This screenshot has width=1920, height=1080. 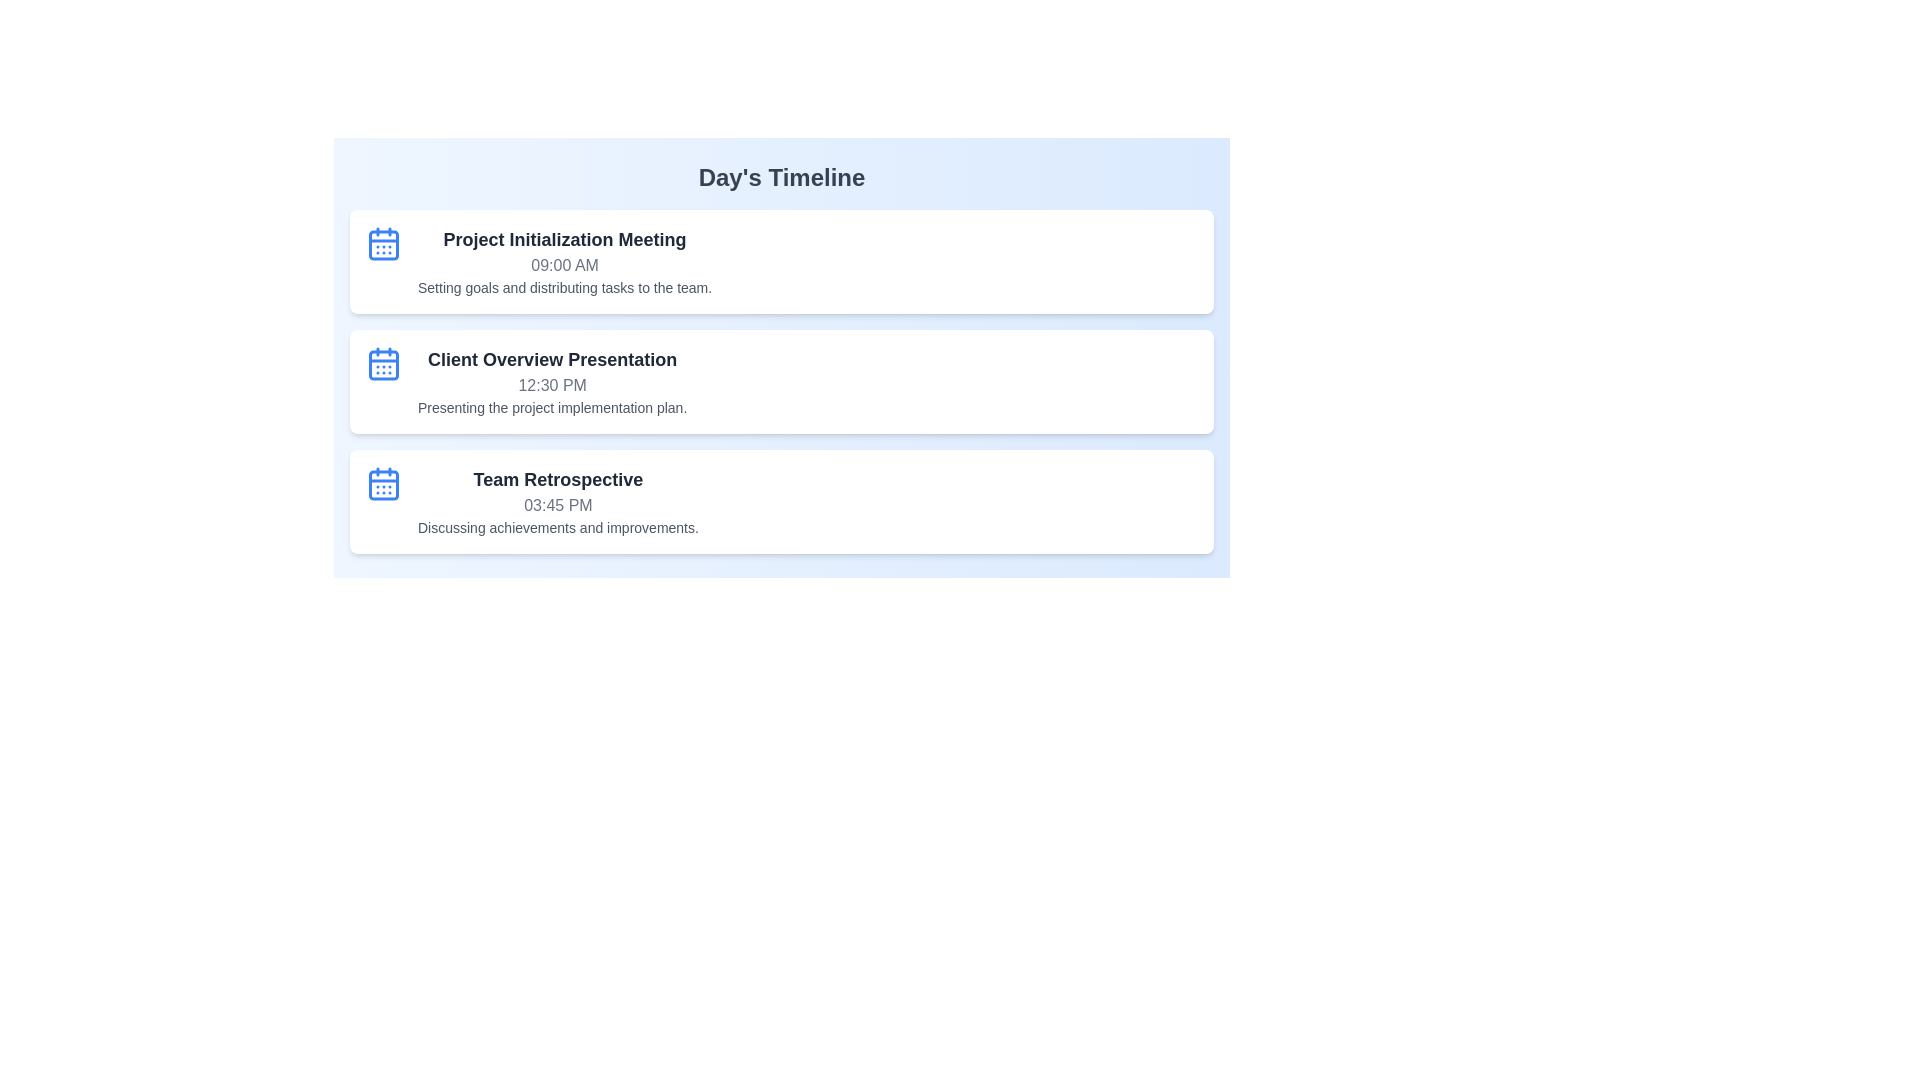 What do you see at coordinates (558, 479) in the screenshot?
I see `the text label reading 'Team Retrospective' which is styled in bold and larger size, located within a rectangular box in the 'Day's Timeline' section` at bounding box center [558, 479].